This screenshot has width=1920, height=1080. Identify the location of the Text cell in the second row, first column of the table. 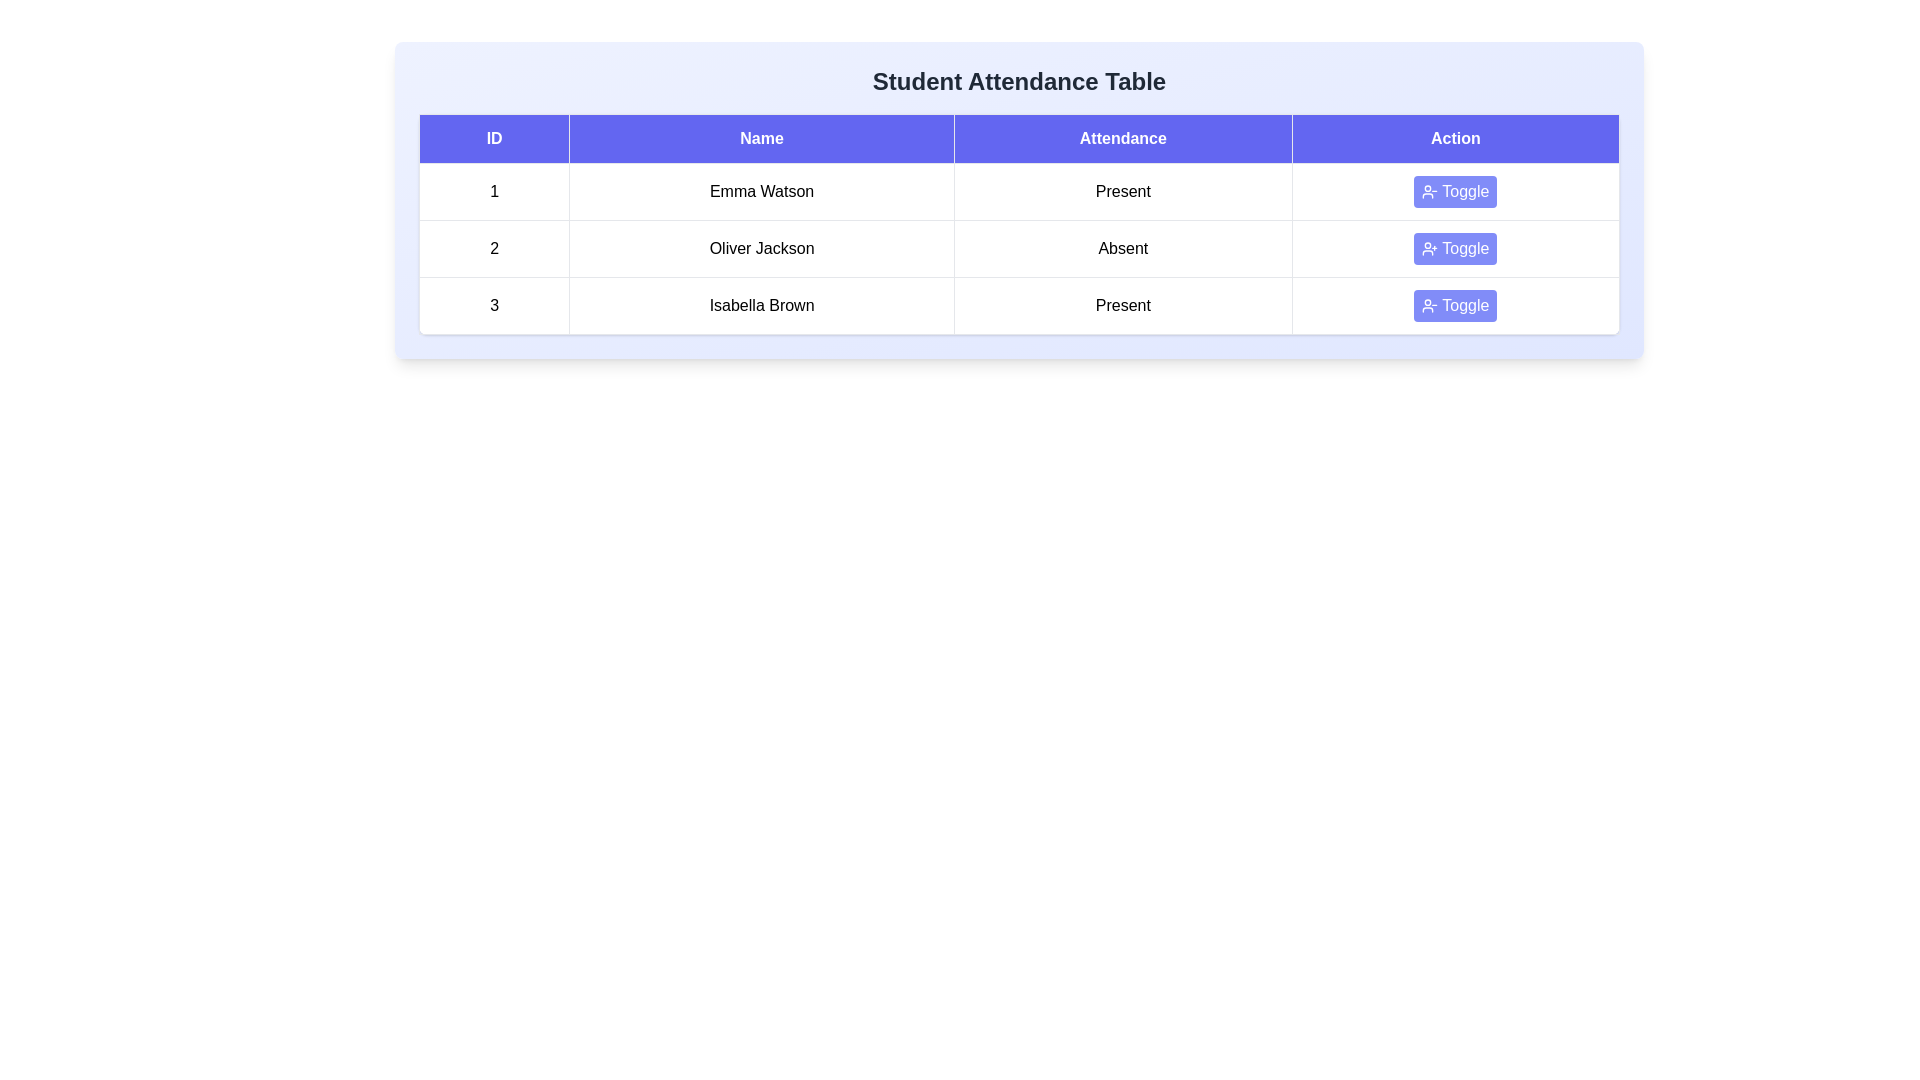
(494, 248).